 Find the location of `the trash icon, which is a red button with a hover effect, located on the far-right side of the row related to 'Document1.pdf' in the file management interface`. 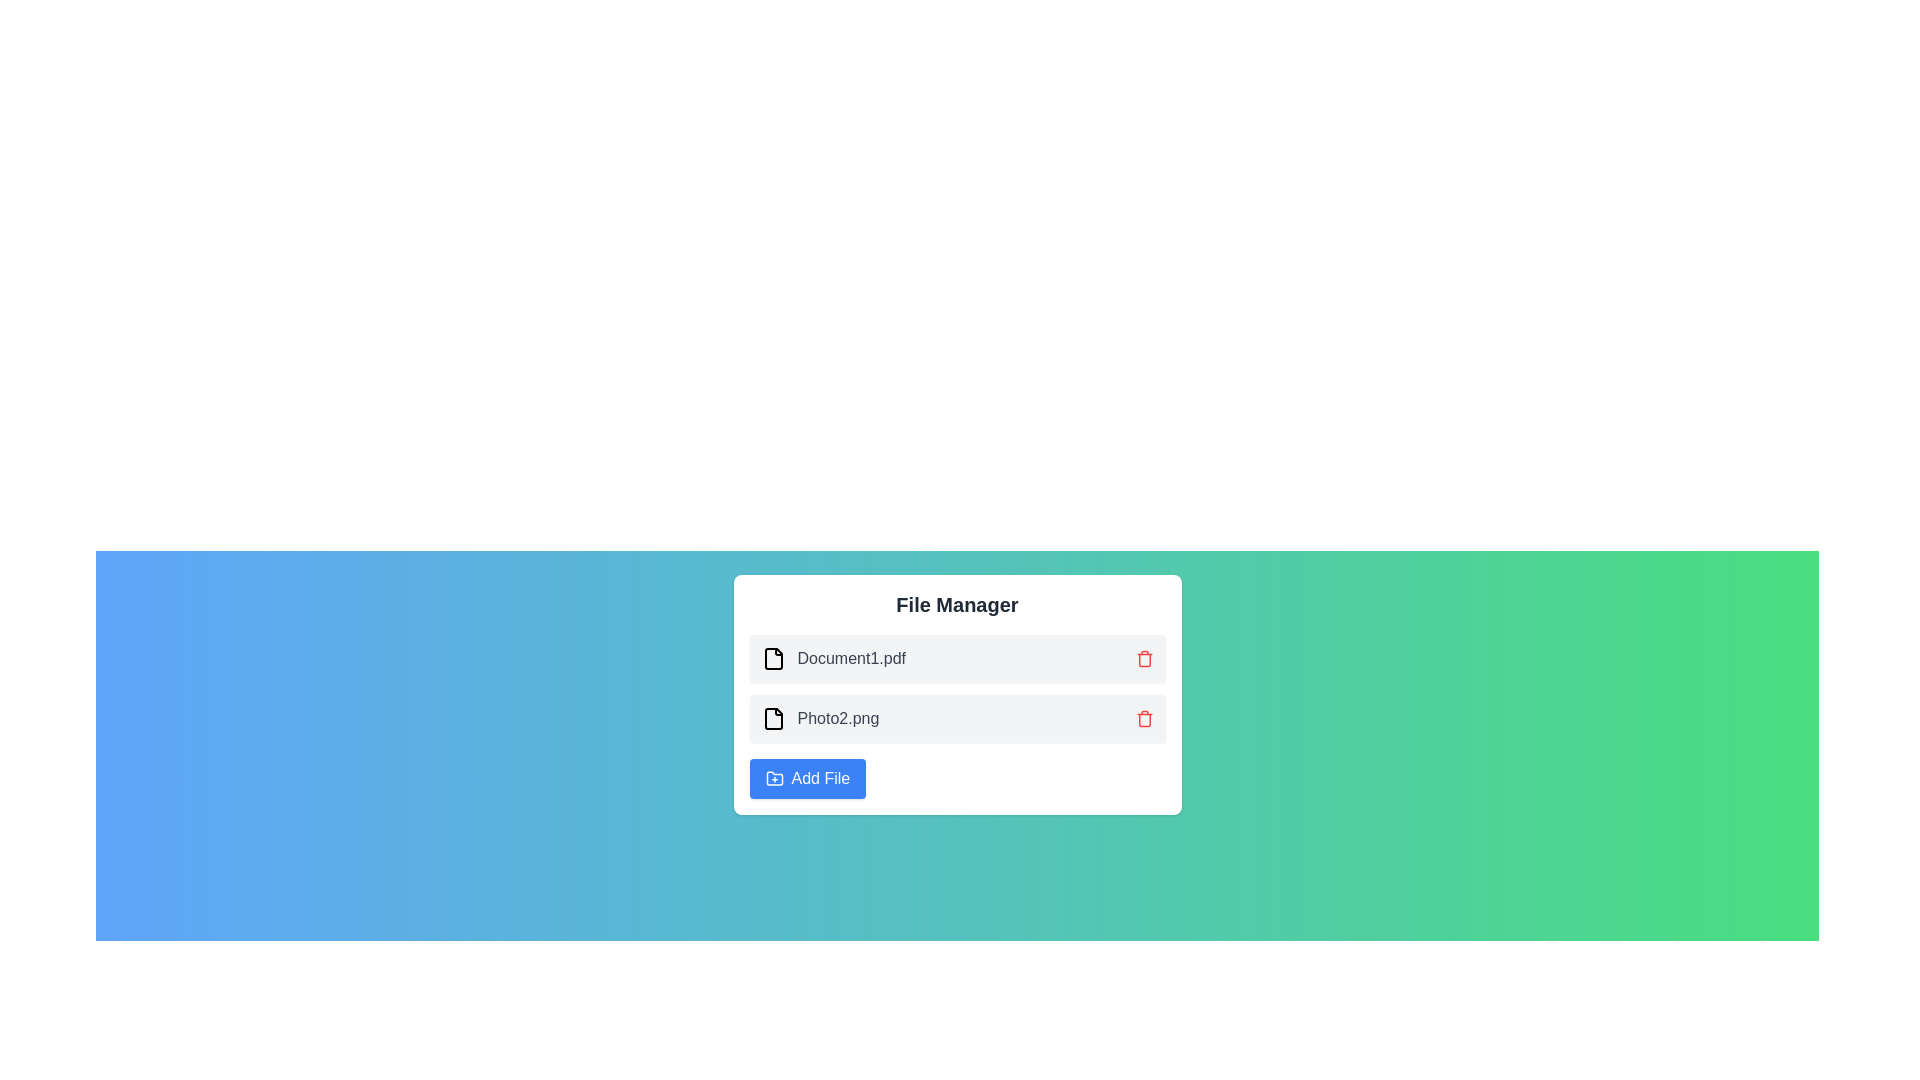

the trash icon, which is a red button with a hover effect, located on the far-right side of the row related to 'Document1.pdf' in the file management interface is located at coordinates (1144, 659).